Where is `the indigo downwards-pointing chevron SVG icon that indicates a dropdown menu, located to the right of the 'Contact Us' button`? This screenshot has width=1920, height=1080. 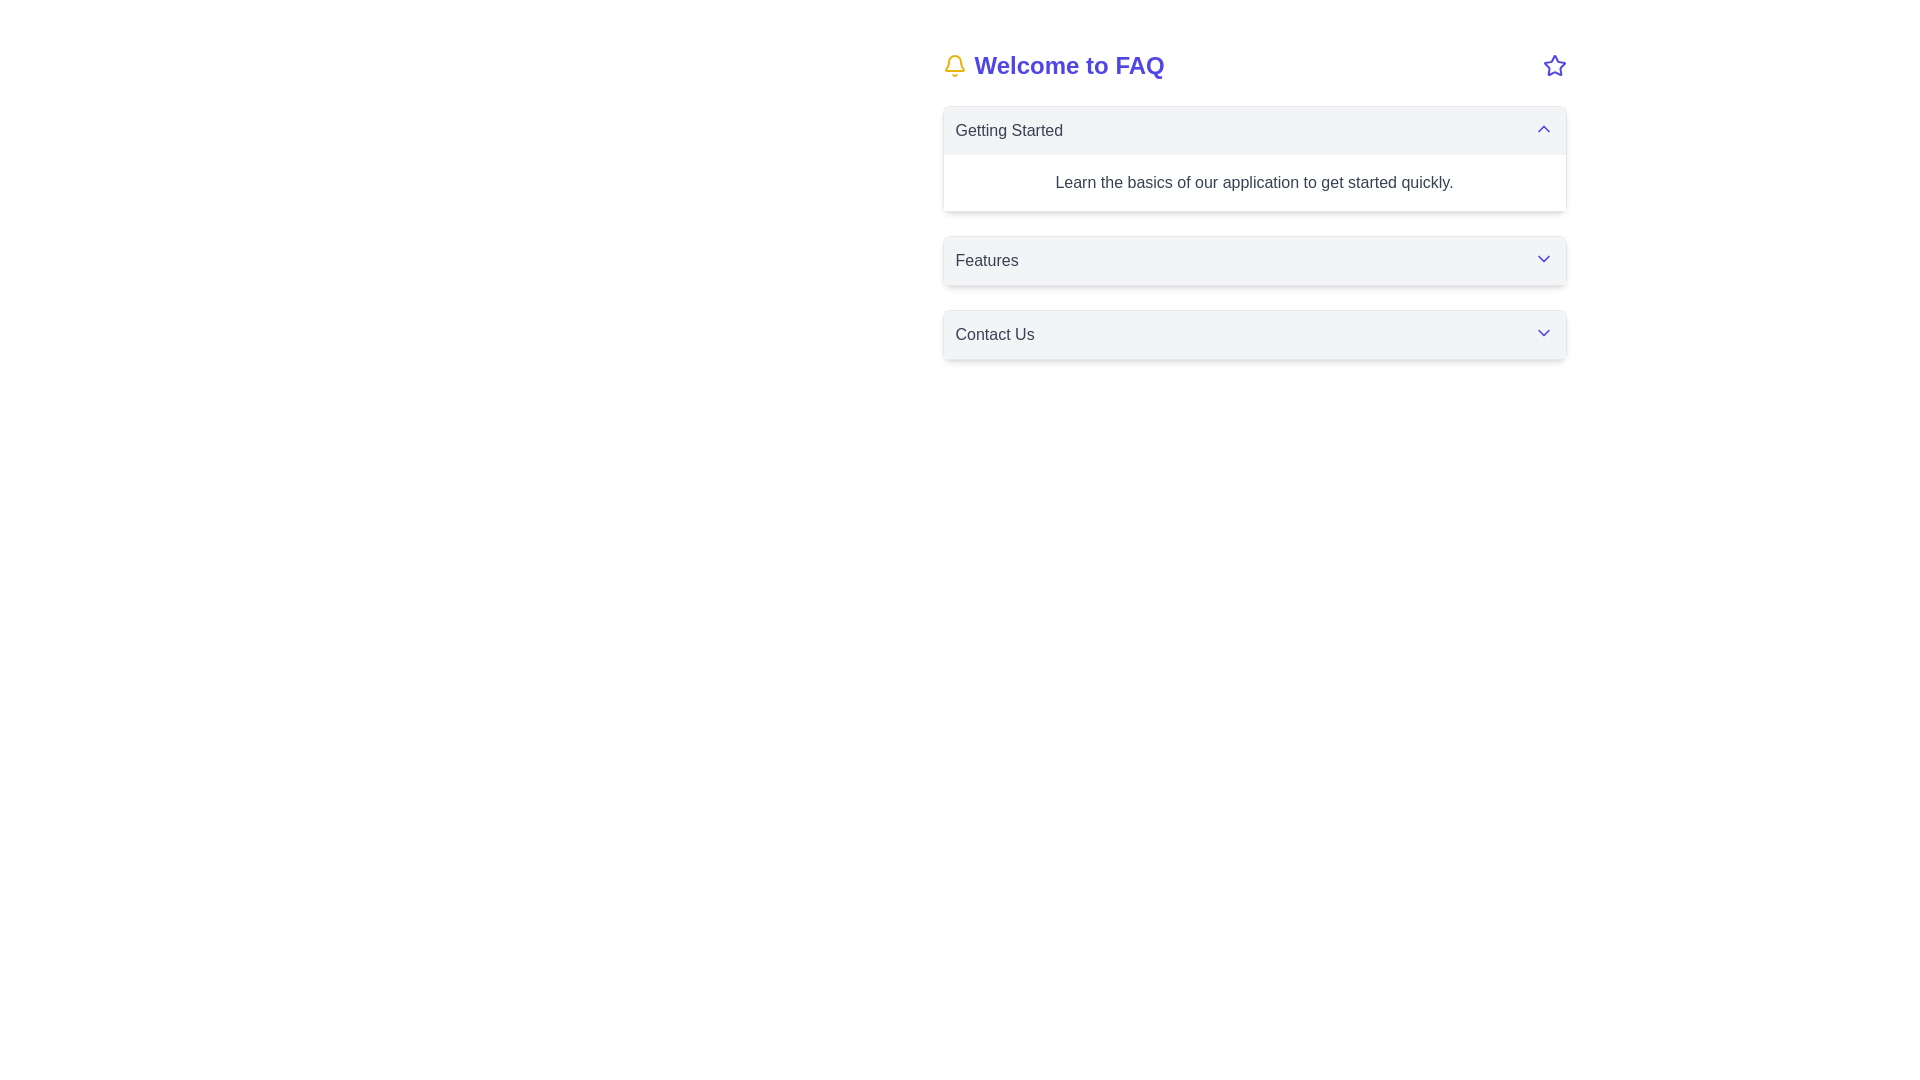 the indigo downwards-pointing chevron SVG icon that indicates a dropdown menu, located to the right of the 'Contact Us' button is located at coordinates (1542, 331).